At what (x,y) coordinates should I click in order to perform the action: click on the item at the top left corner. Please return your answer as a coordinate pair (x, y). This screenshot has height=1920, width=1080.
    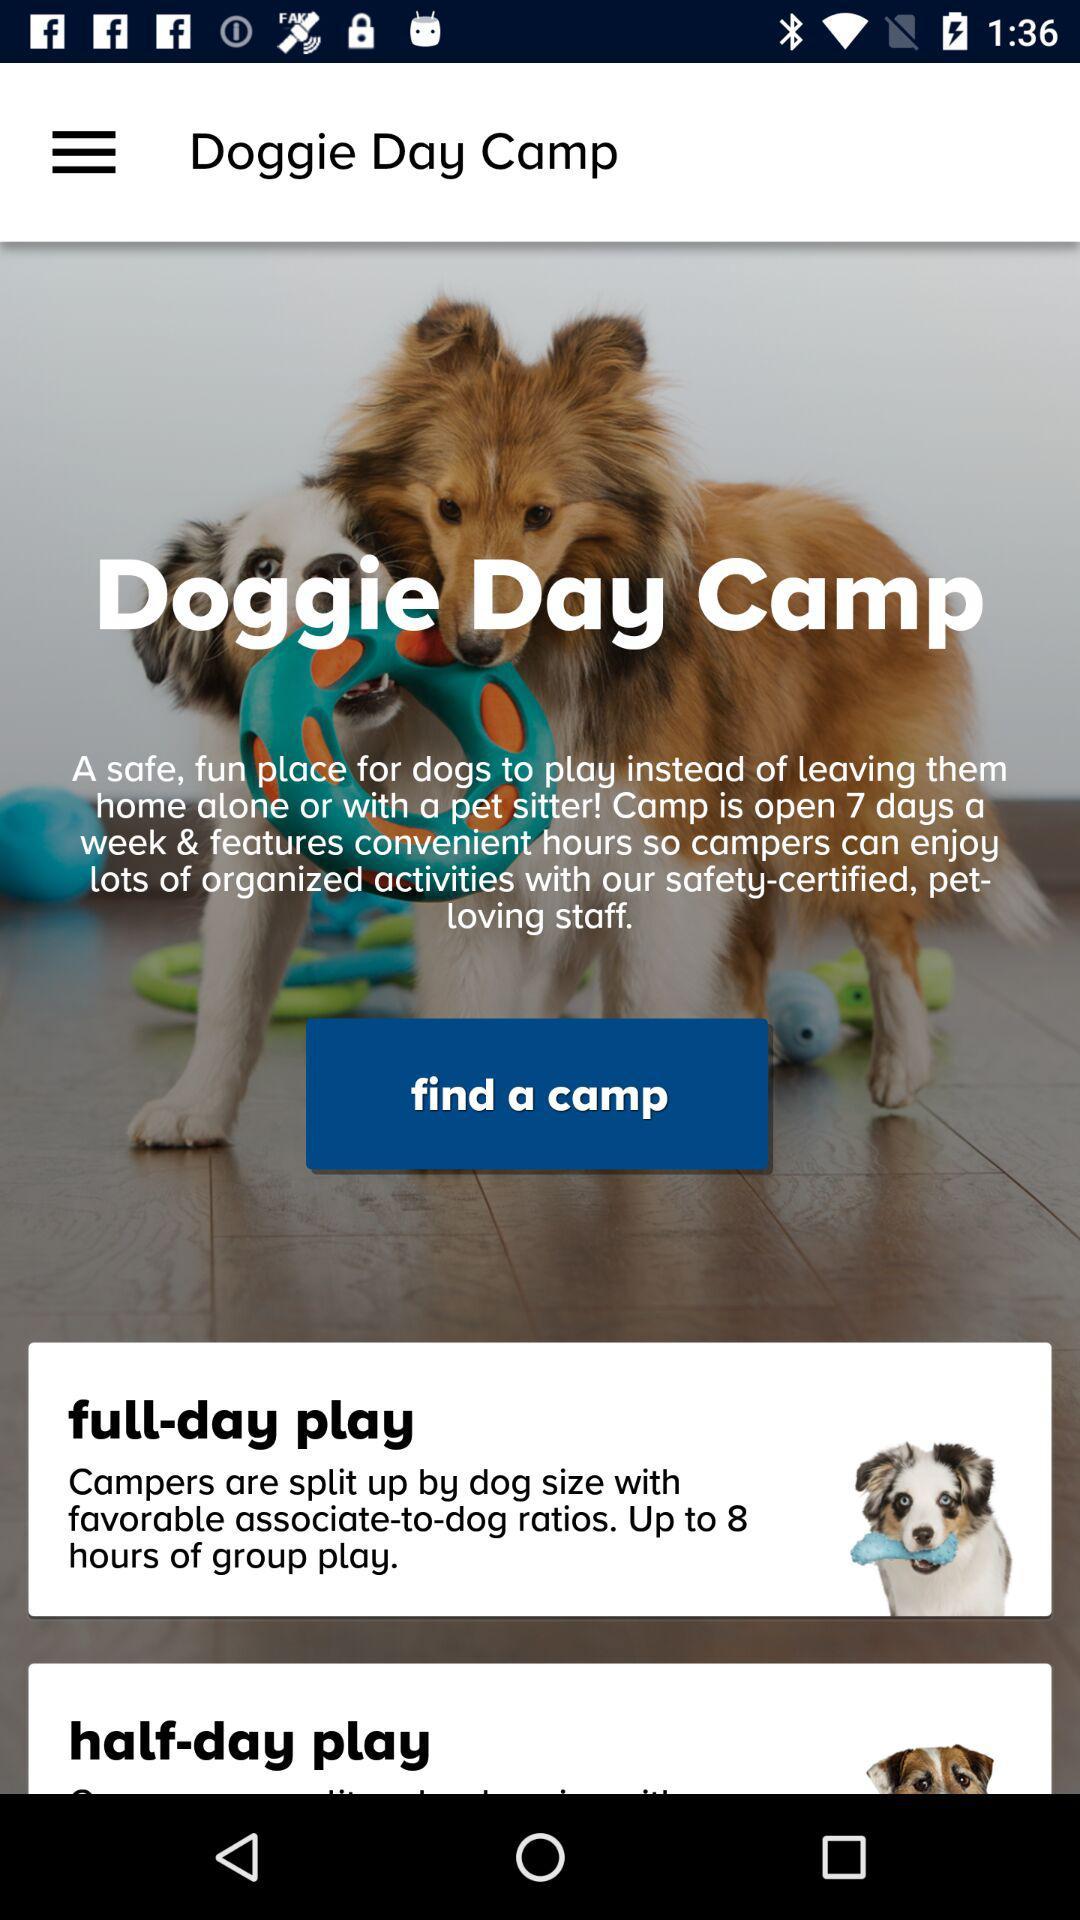
    Looking at the image, I should click on (83, 151).